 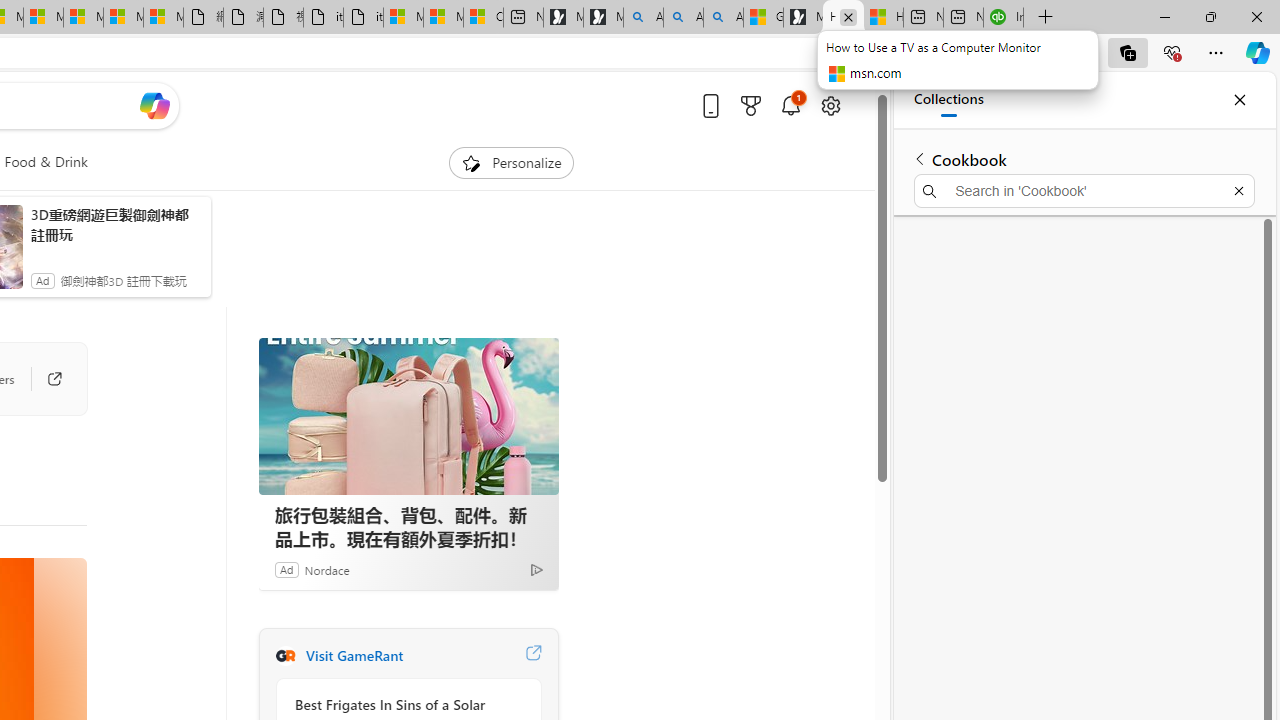 What do you see at coordinates (512, 162) in the screenshot?
I see `'Personalize'` at bounding box center [512, 162].